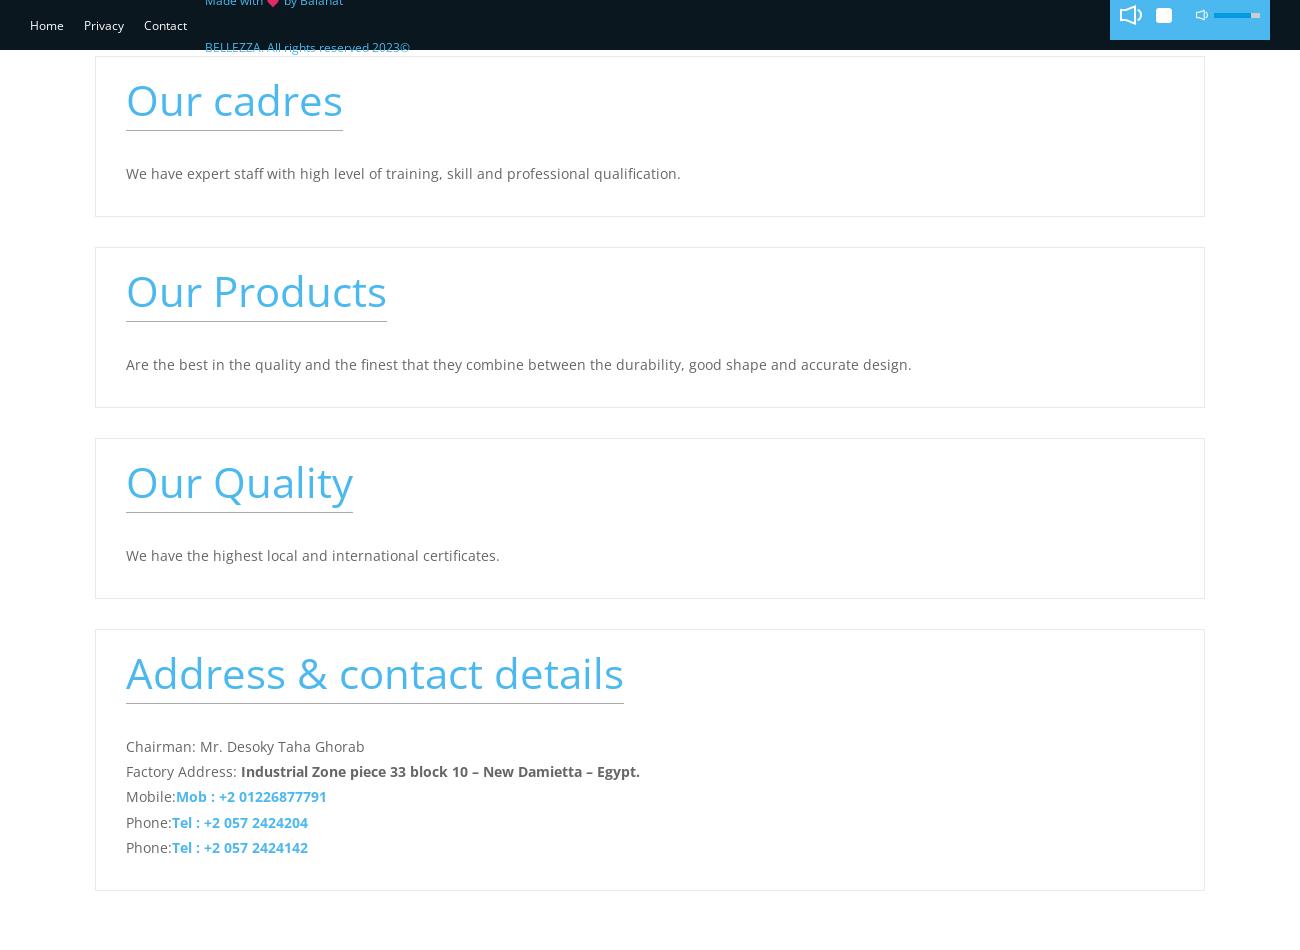 This screenshot has height=950, width=1300. Describe the element at coordinates (124, 288) in the screenshot. I see `'Our Products'` at that location.